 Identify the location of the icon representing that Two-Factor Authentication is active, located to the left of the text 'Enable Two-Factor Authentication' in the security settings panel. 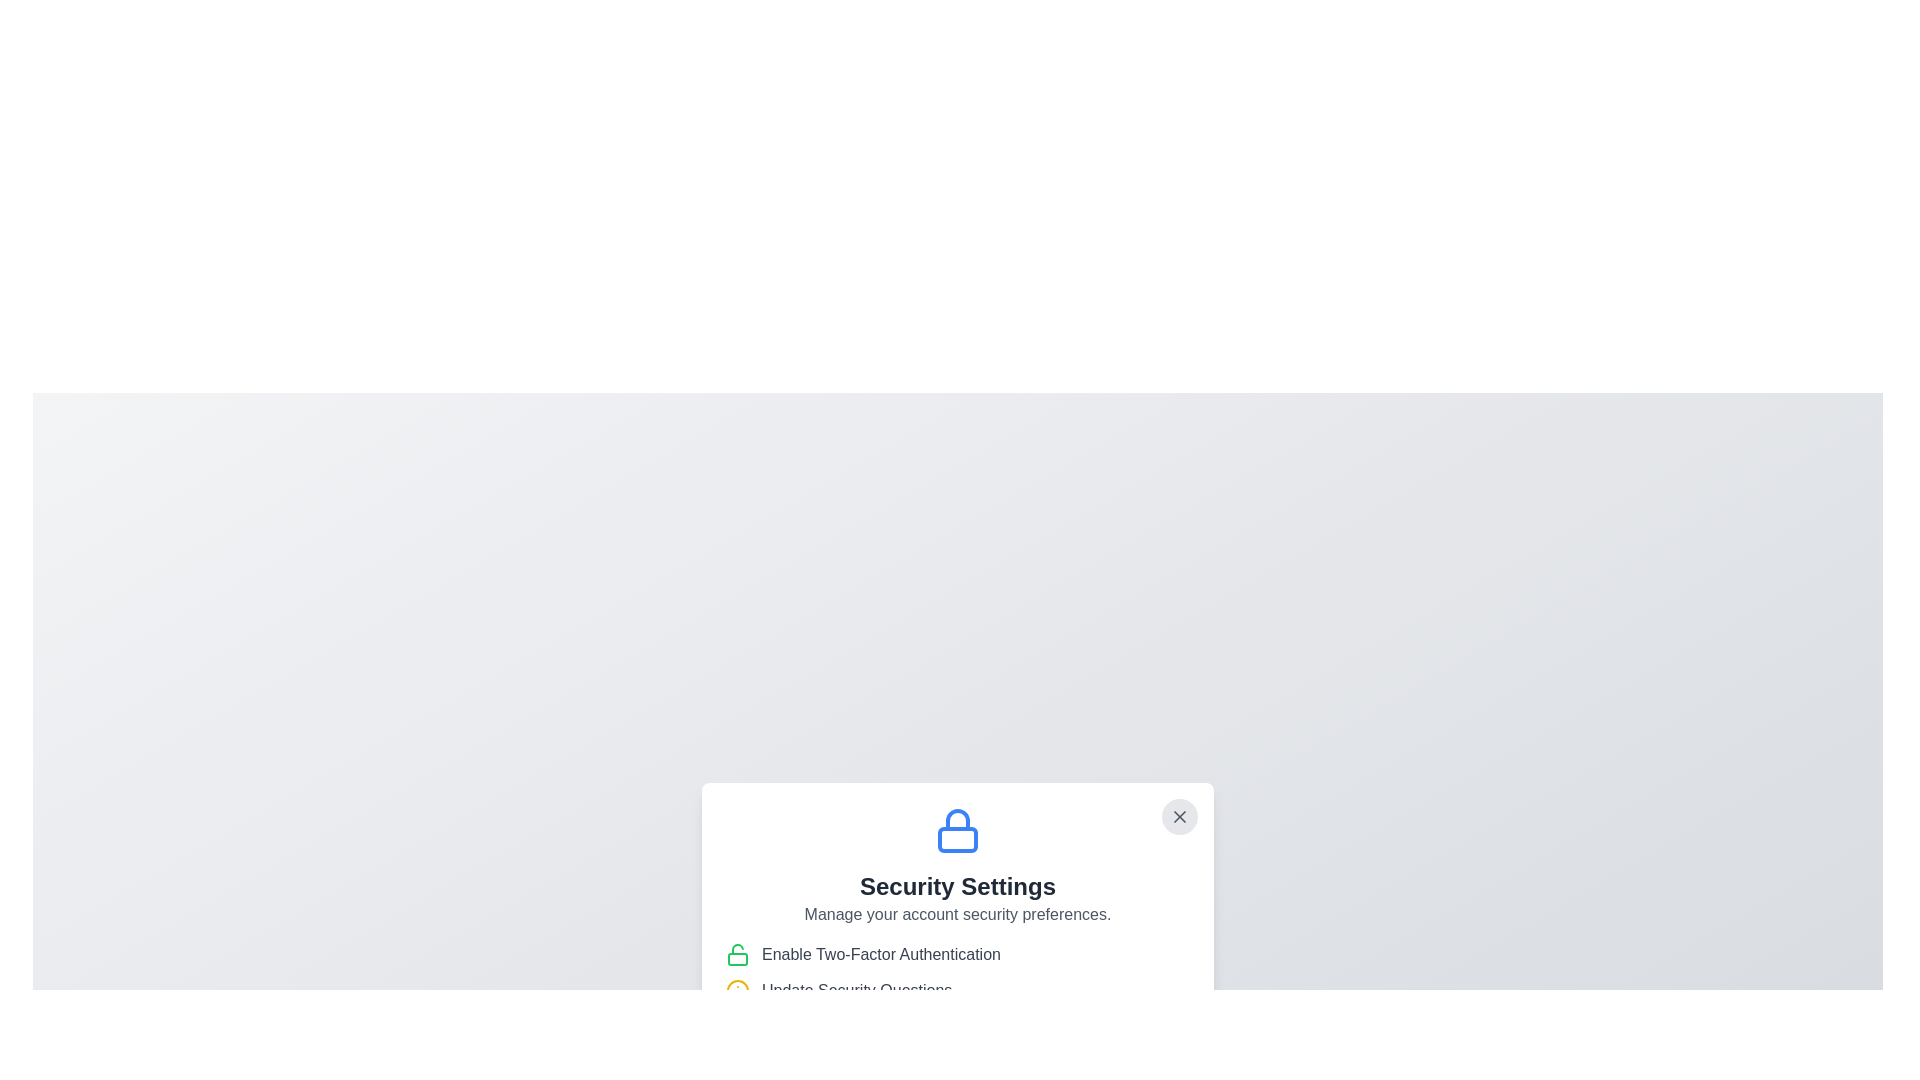
(737, 954).